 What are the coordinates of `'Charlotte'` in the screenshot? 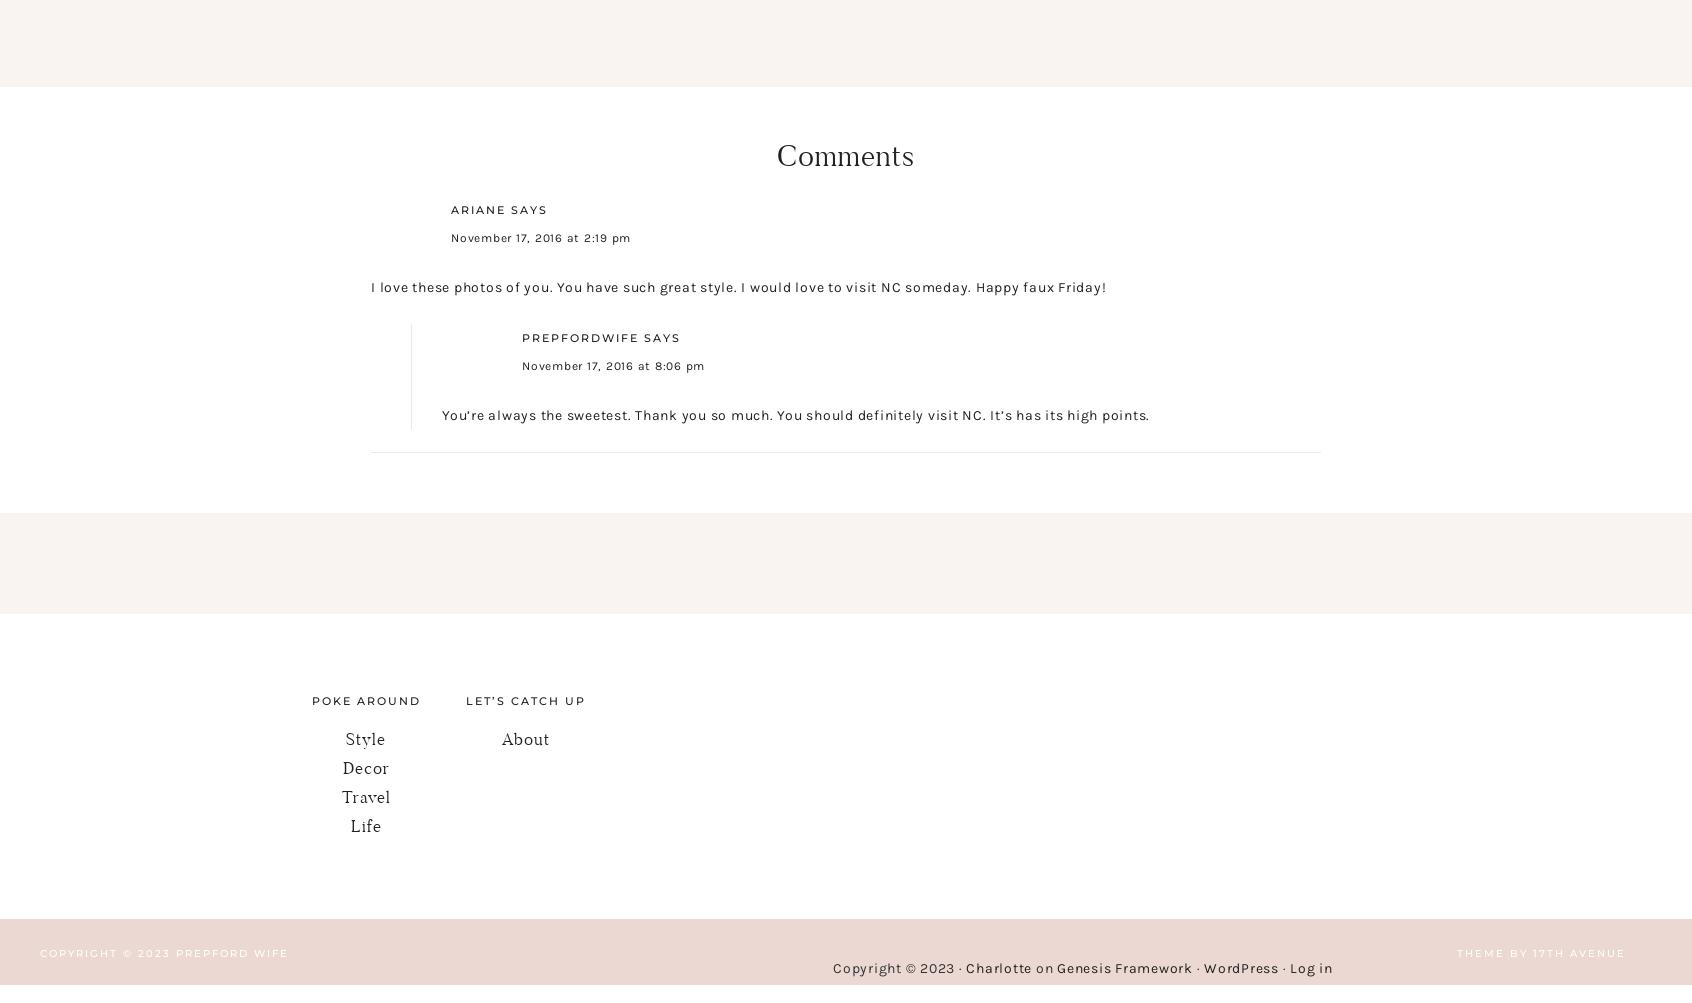 It's located at (997, 967).